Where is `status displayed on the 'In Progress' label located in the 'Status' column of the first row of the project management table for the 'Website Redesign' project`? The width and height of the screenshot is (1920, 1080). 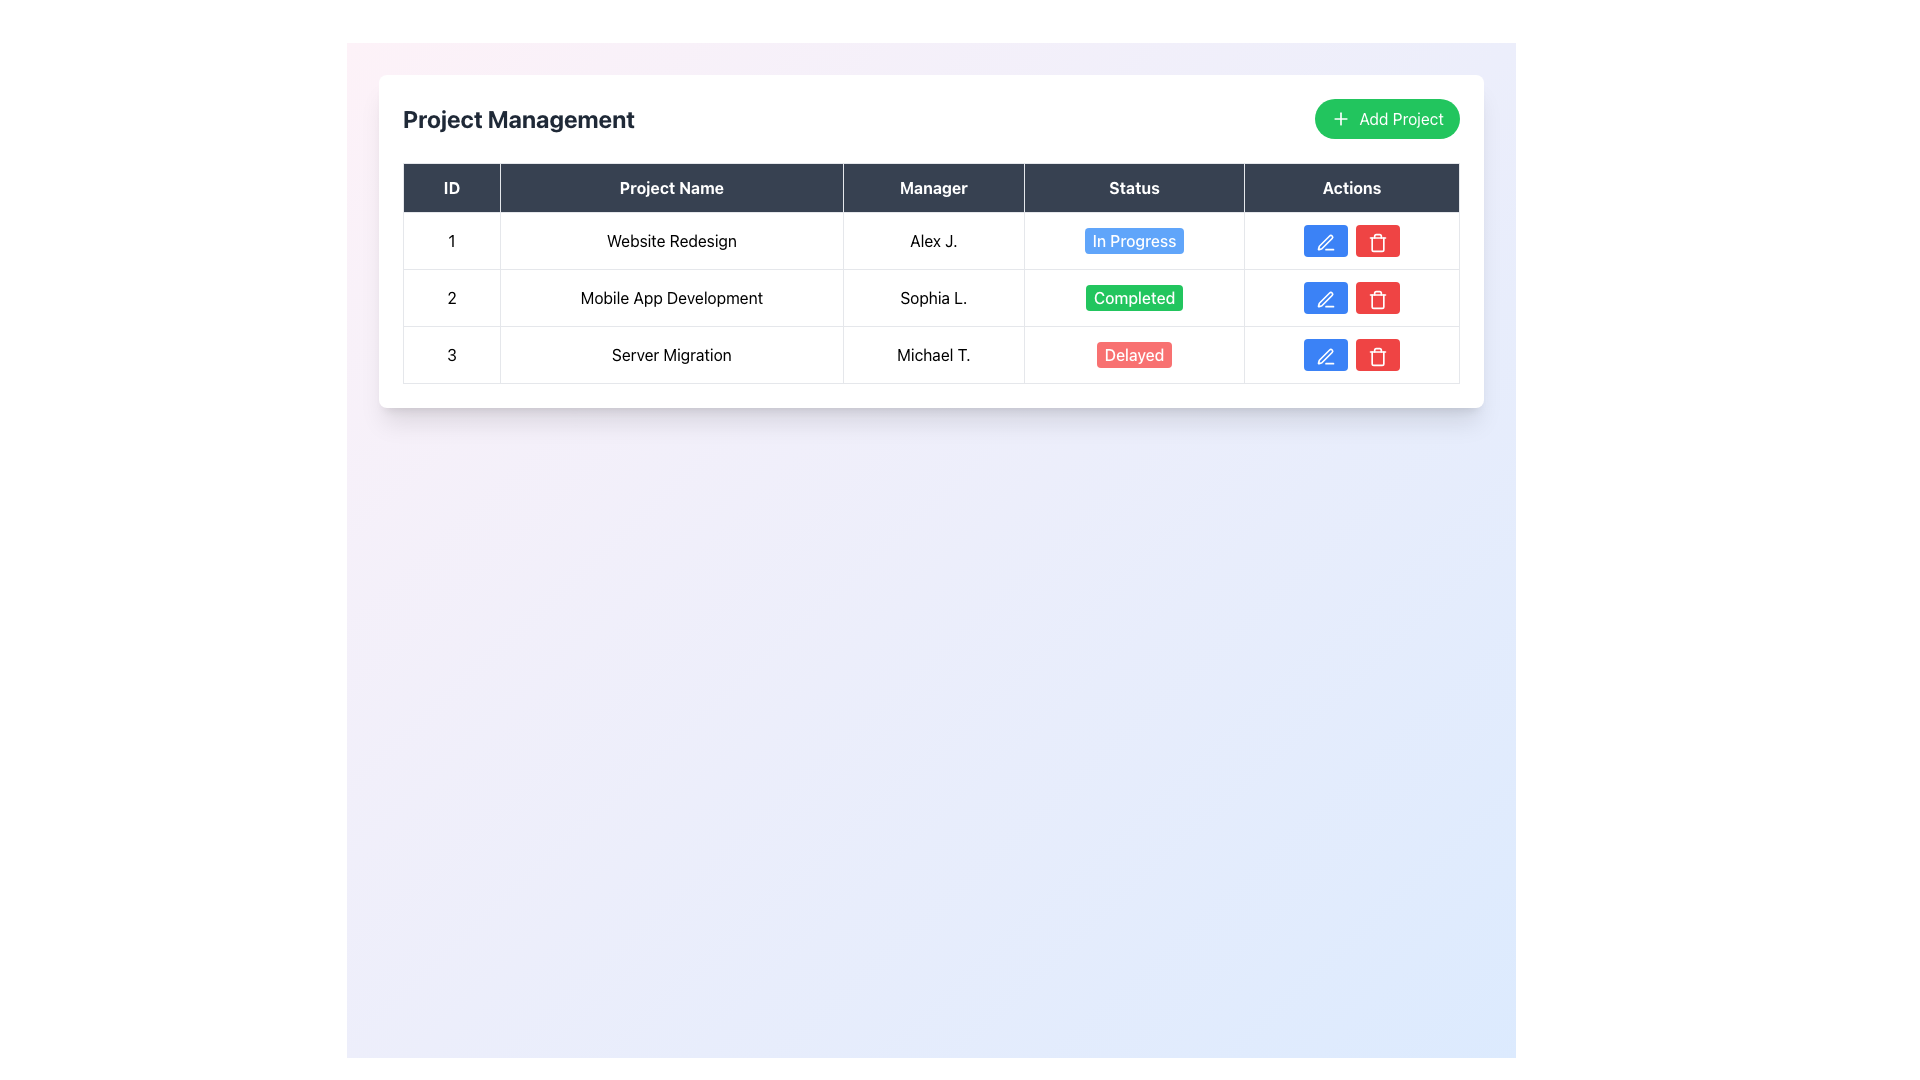 status displayed on the 'In Progress' label located in the 'Status' column of the first row of the project management table for the 'Website Redesign' project is located at coordinates (1134, 239).